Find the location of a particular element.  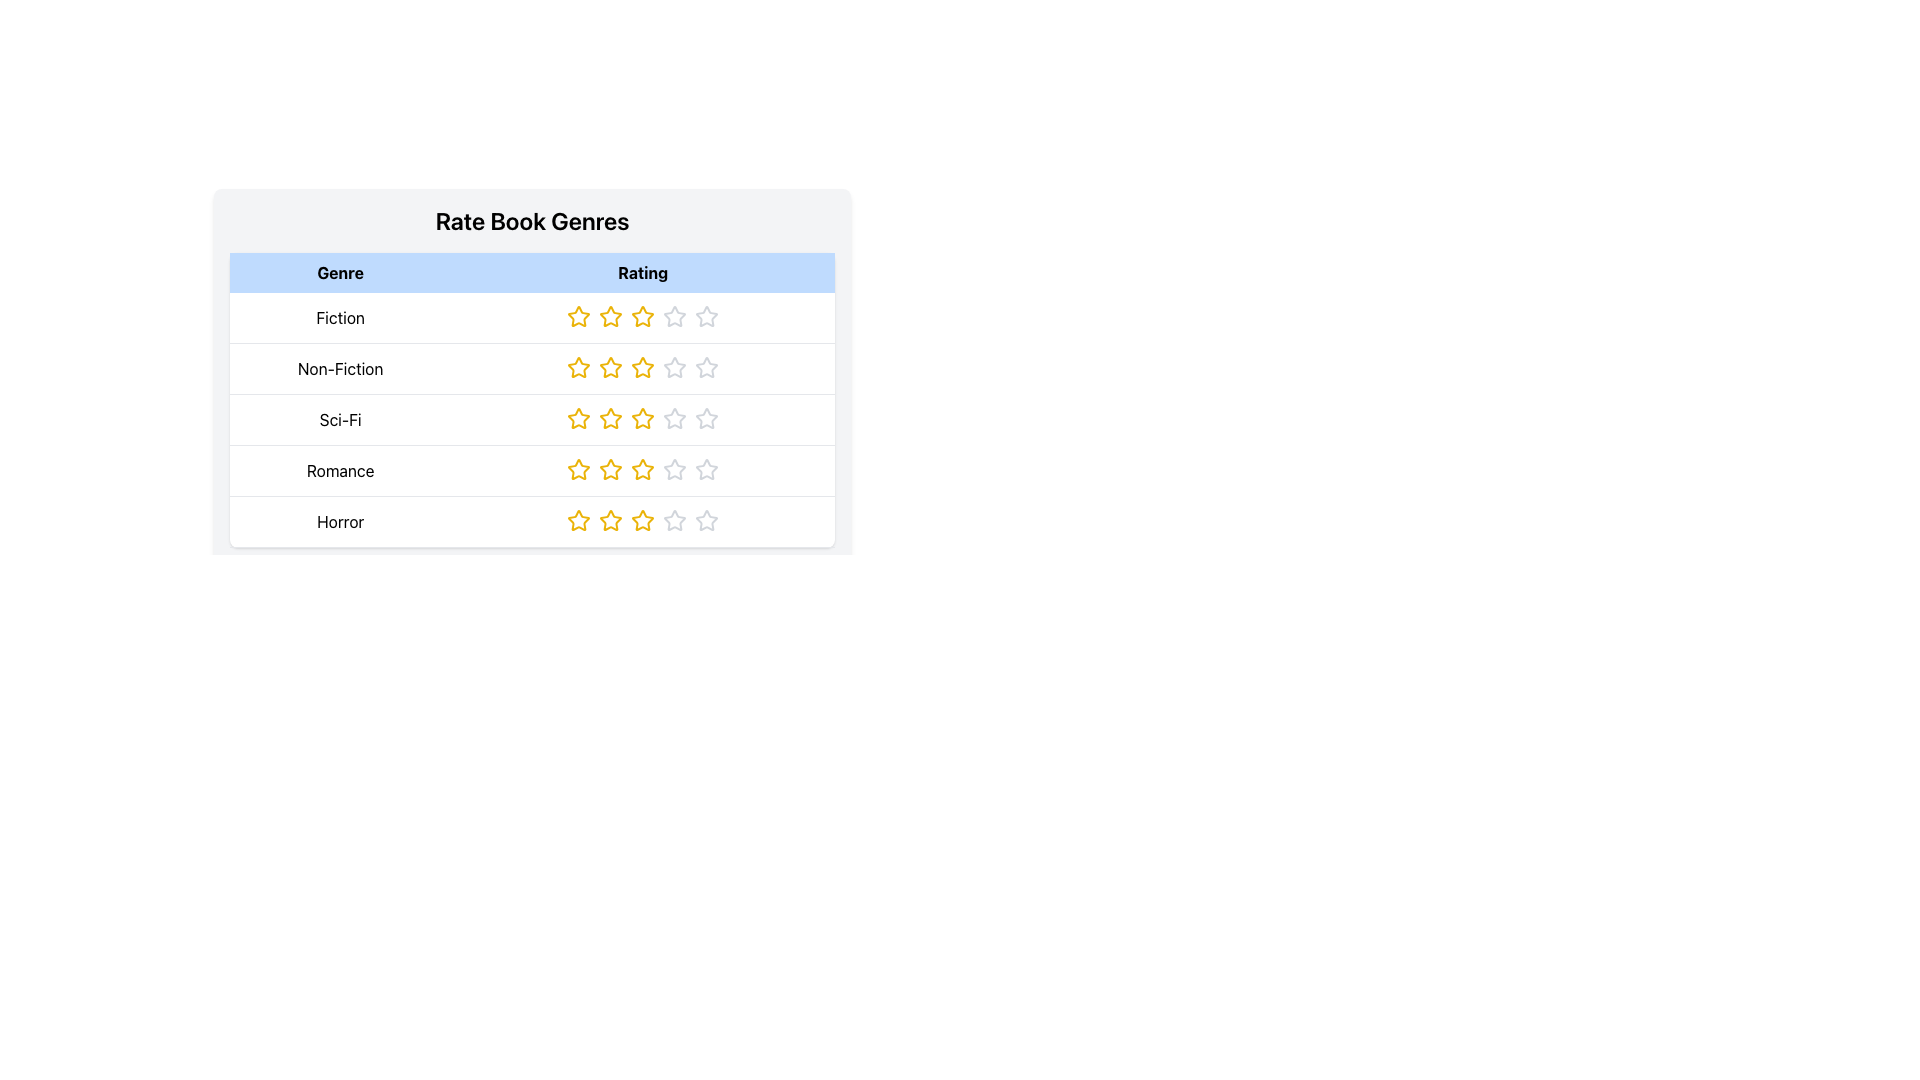

the fourth star in the 'Rating' column of the 'Romance' row is located at coordinates (675, 470).